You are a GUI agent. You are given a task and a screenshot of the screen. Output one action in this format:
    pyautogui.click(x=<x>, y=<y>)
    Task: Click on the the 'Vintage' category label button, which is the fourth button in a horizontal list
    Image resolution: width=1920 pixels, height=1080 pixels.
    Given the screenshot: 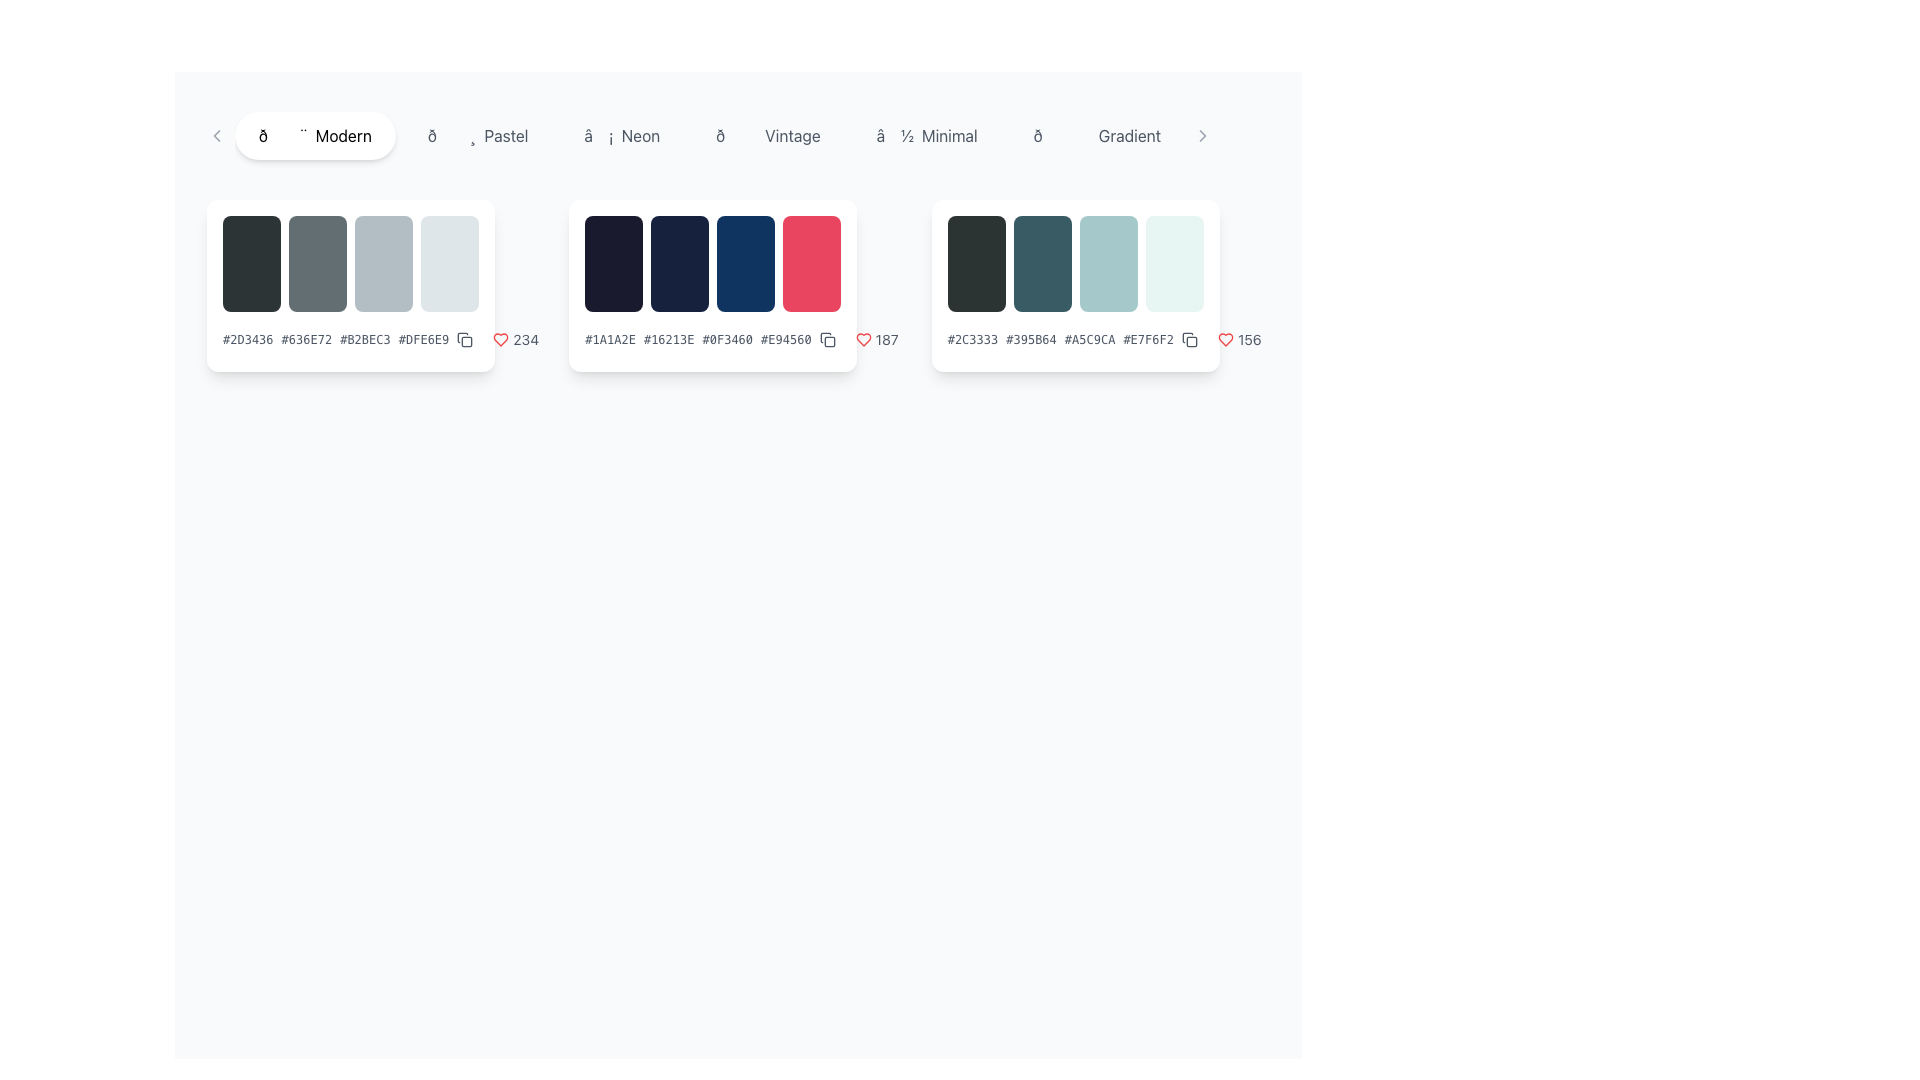 What is the action you would take?
    pyautogui.click(x=767, y=135)
    